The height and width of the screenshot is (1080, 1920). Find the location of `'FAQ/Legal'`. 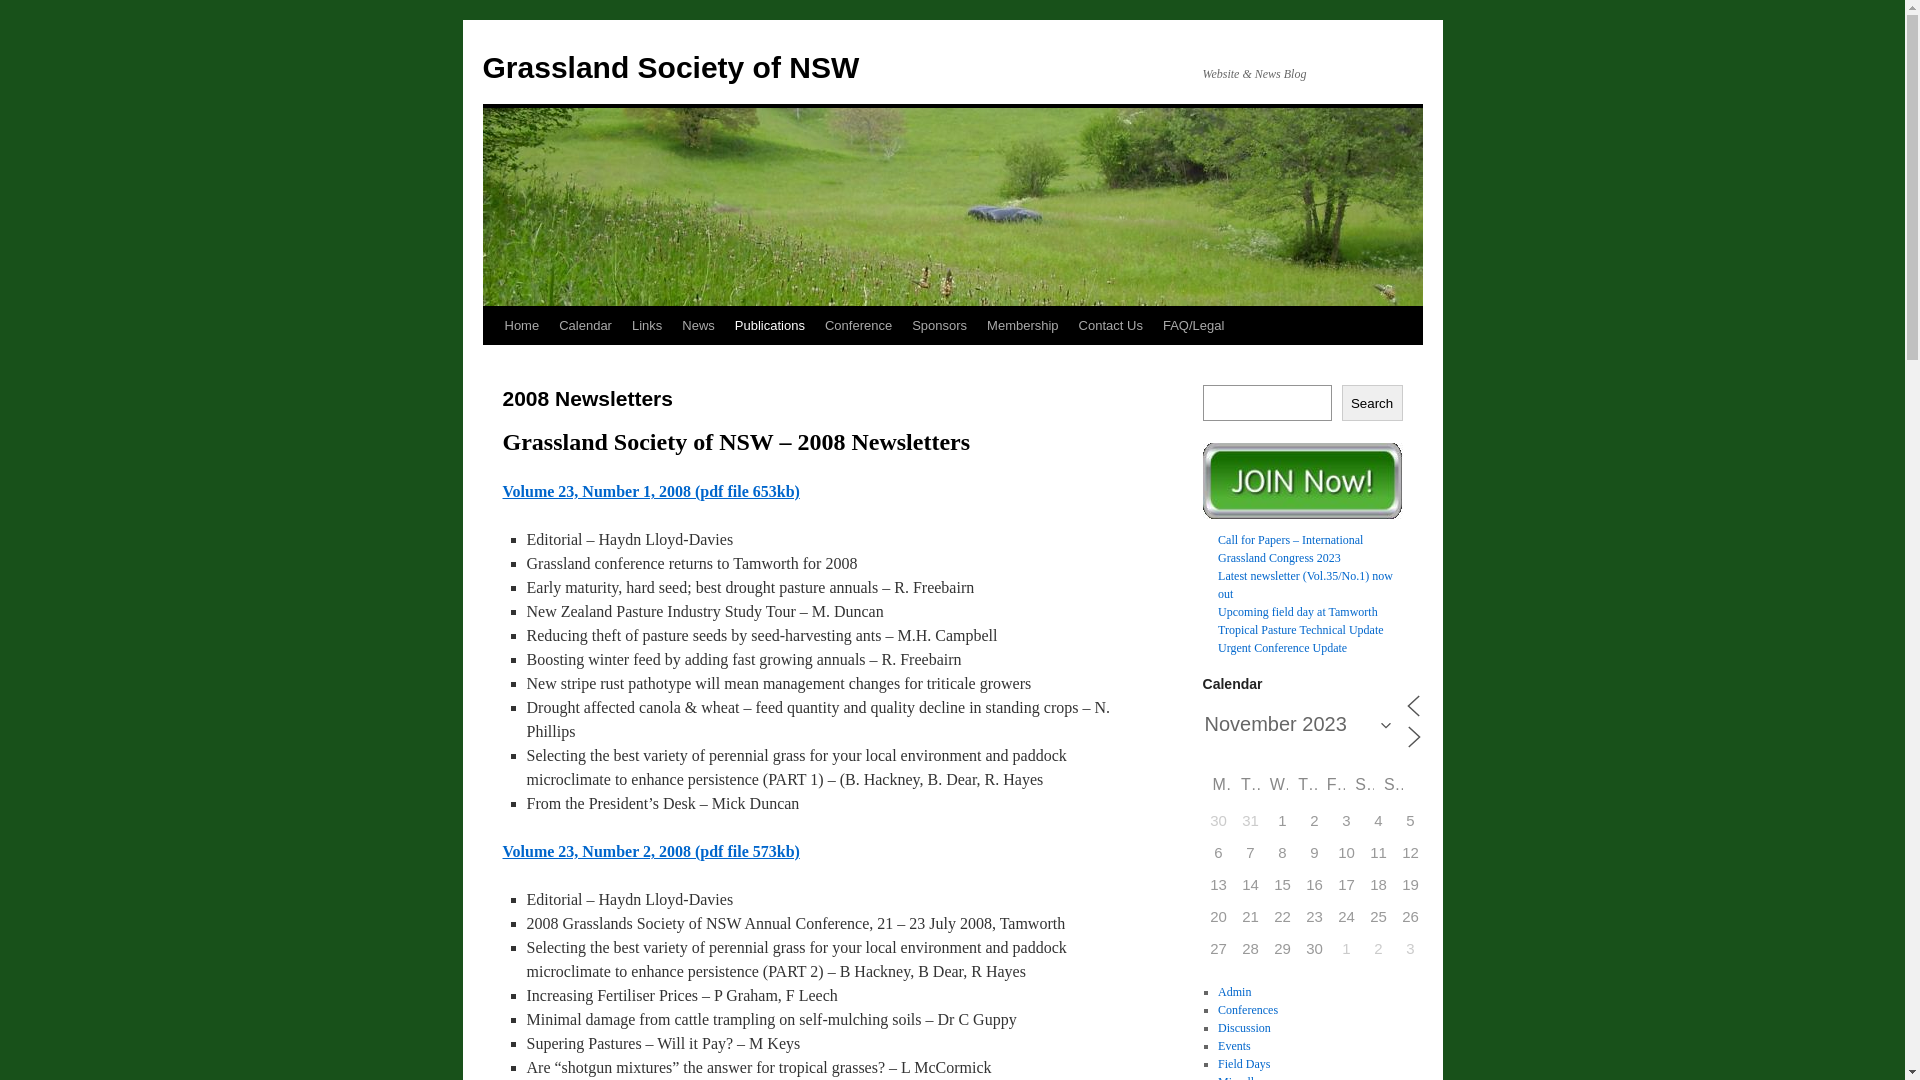

'FAQ/Legal' is located at coordinates (1193, 325).